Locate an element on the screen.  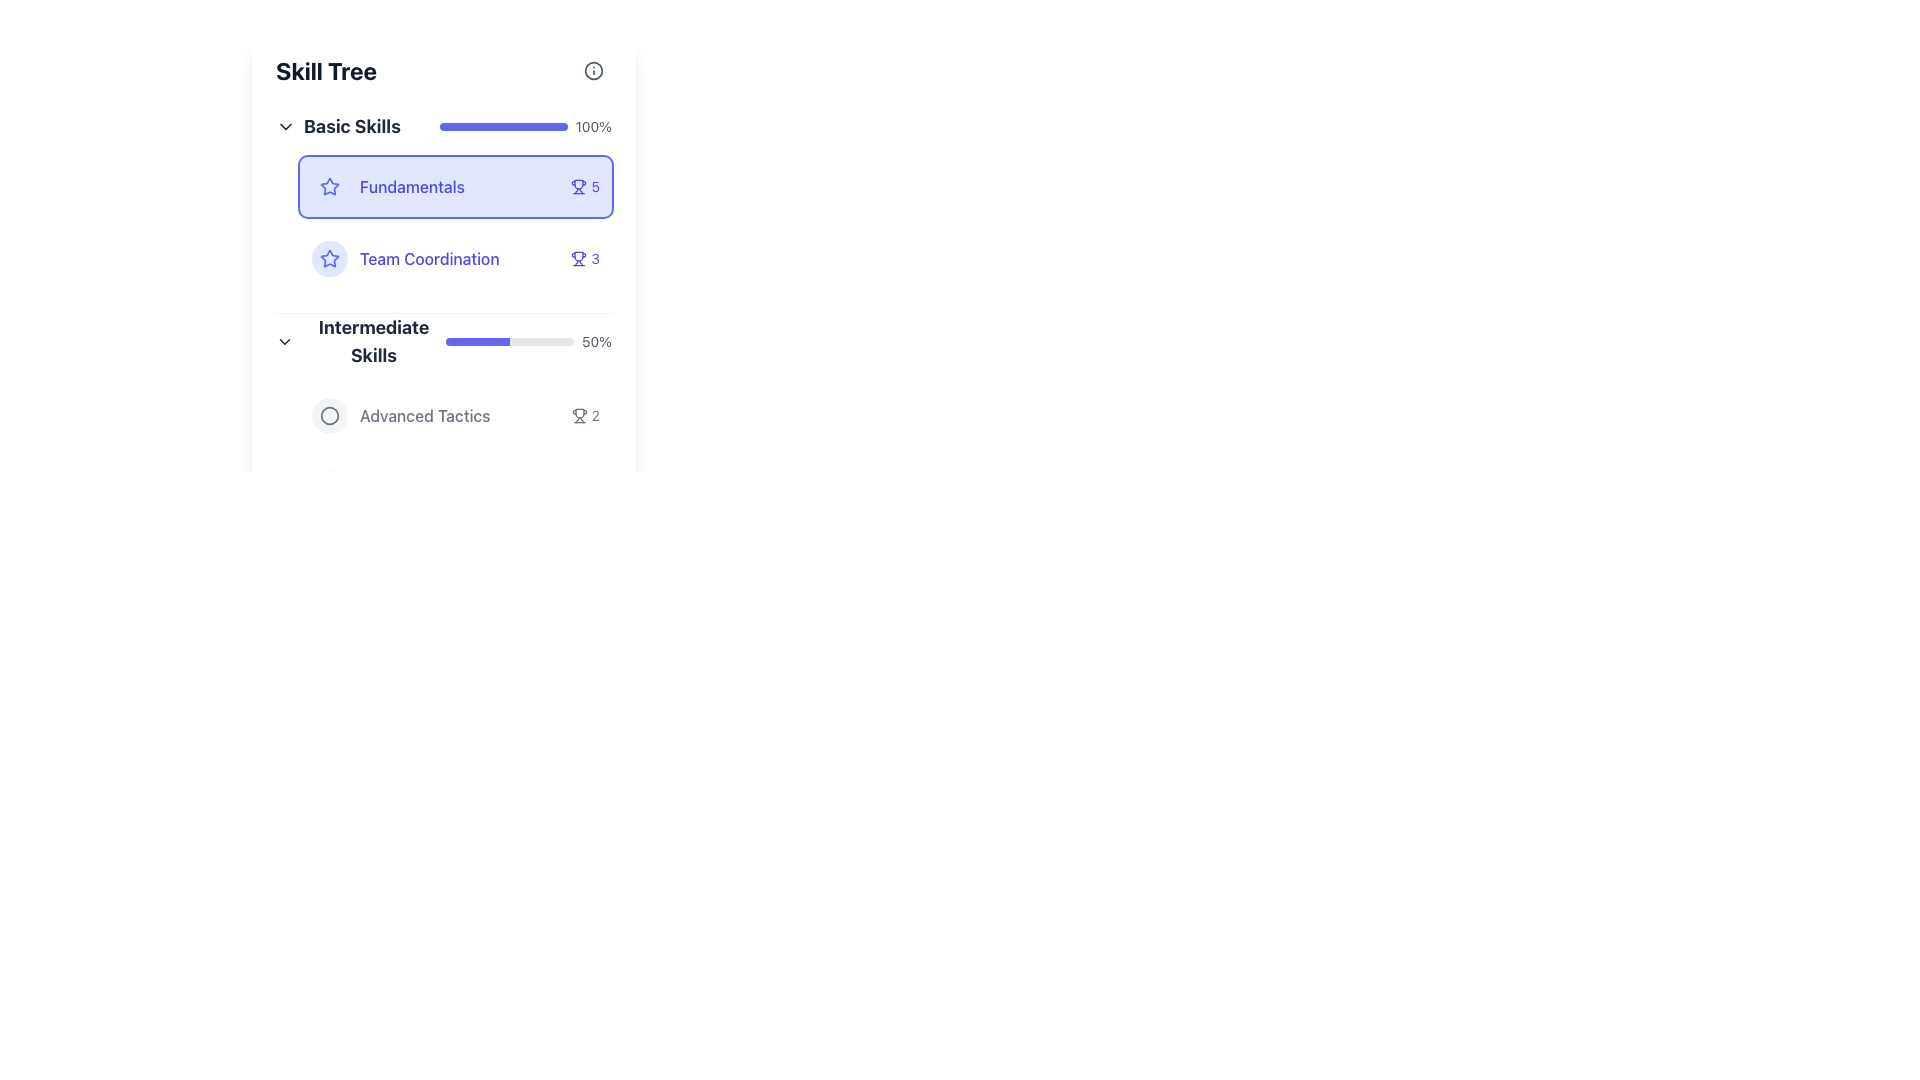
static text displaying the completion percentage of the progress bar labeled 'Basic Skills', located at the right end of the progress bar is located at coordinates (592, 127).